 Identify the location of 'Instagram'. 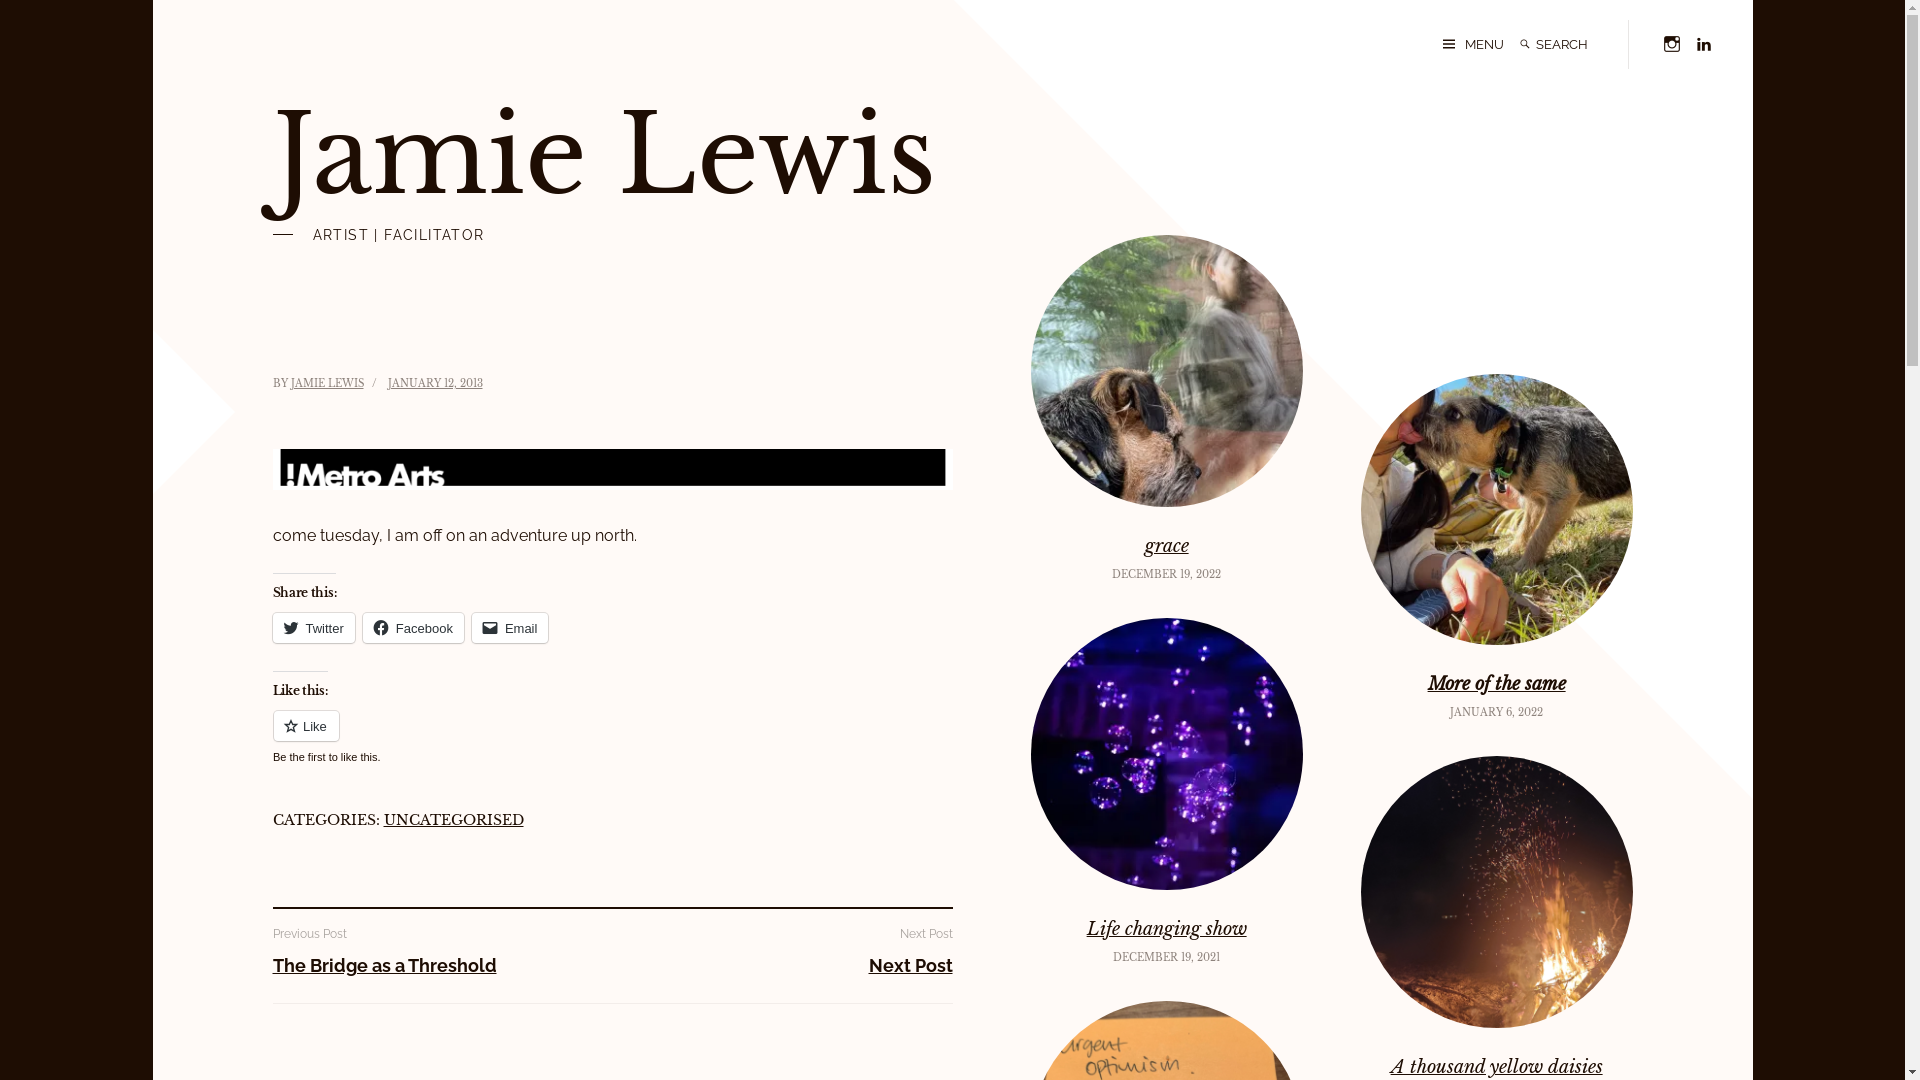
(1670, 42).